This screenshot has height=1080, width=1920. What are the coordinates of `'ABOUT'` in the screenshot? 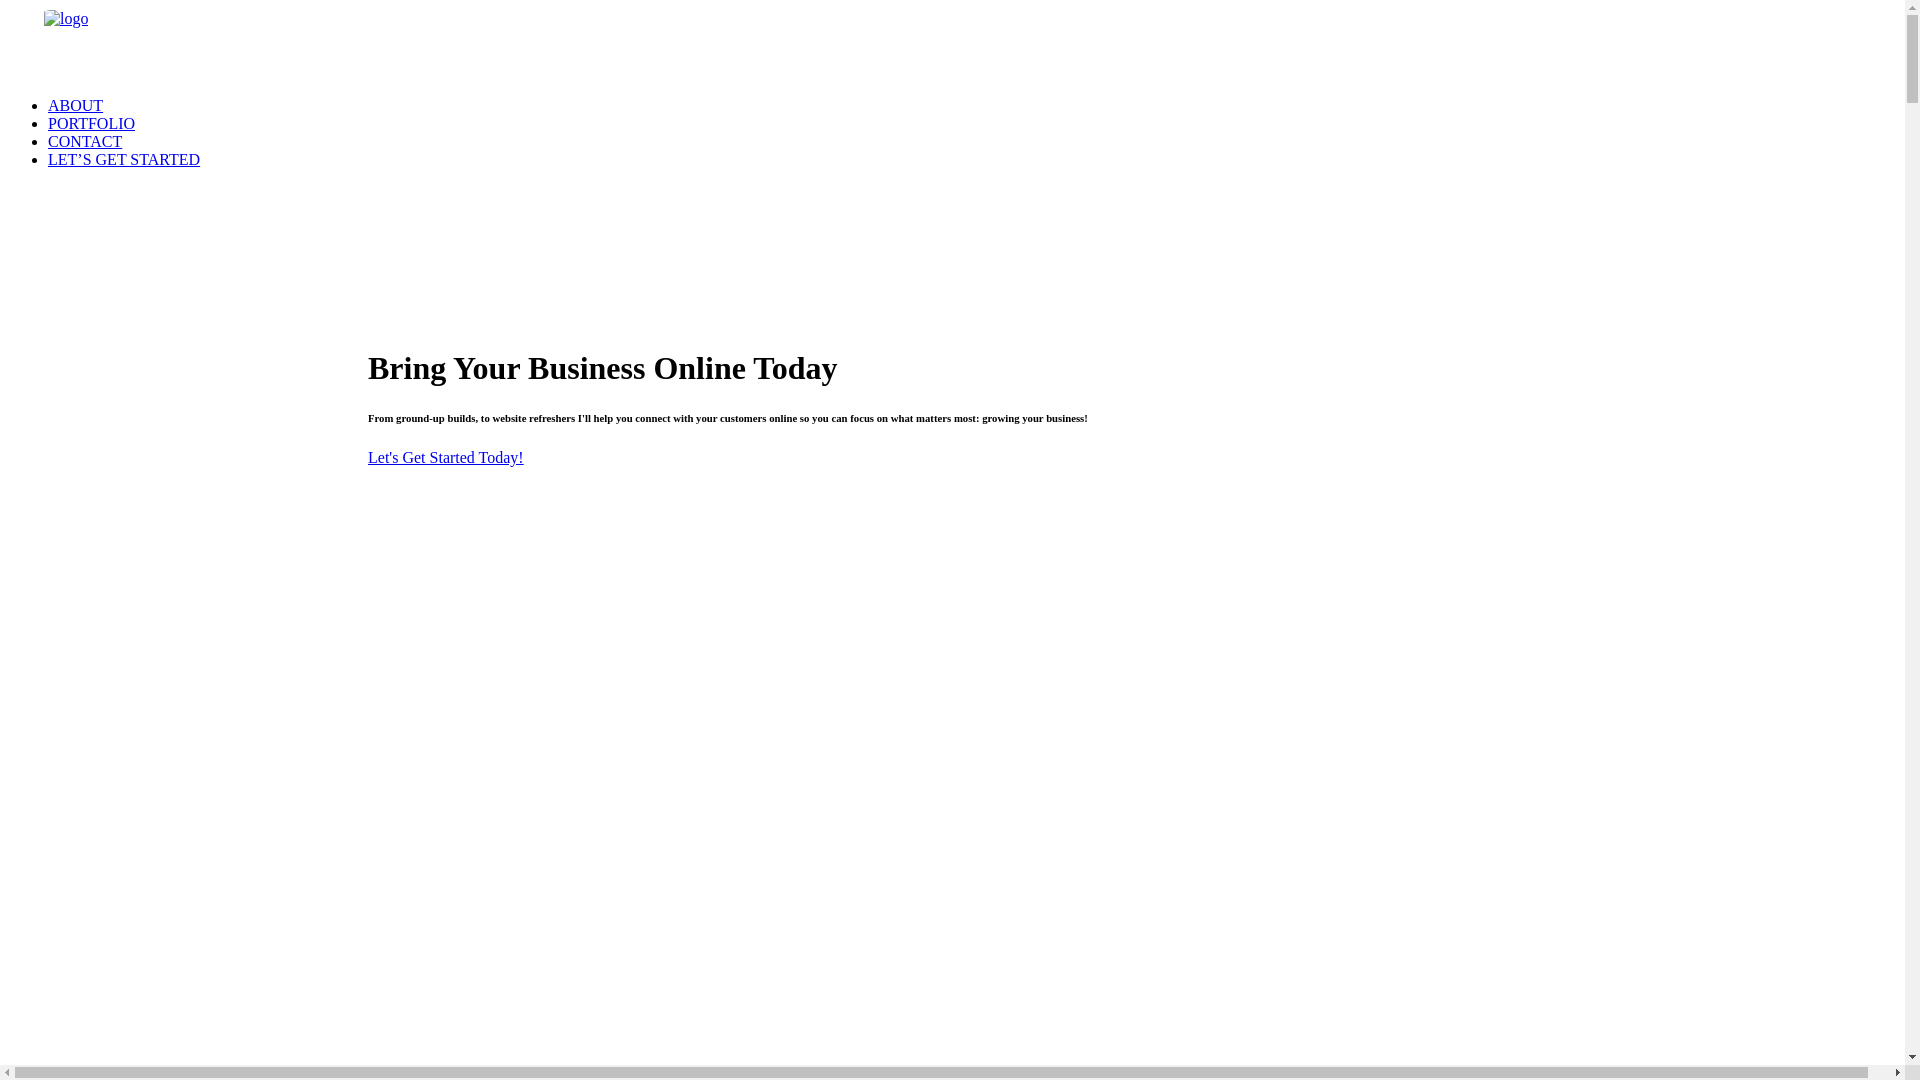 It's located at (75, 105).